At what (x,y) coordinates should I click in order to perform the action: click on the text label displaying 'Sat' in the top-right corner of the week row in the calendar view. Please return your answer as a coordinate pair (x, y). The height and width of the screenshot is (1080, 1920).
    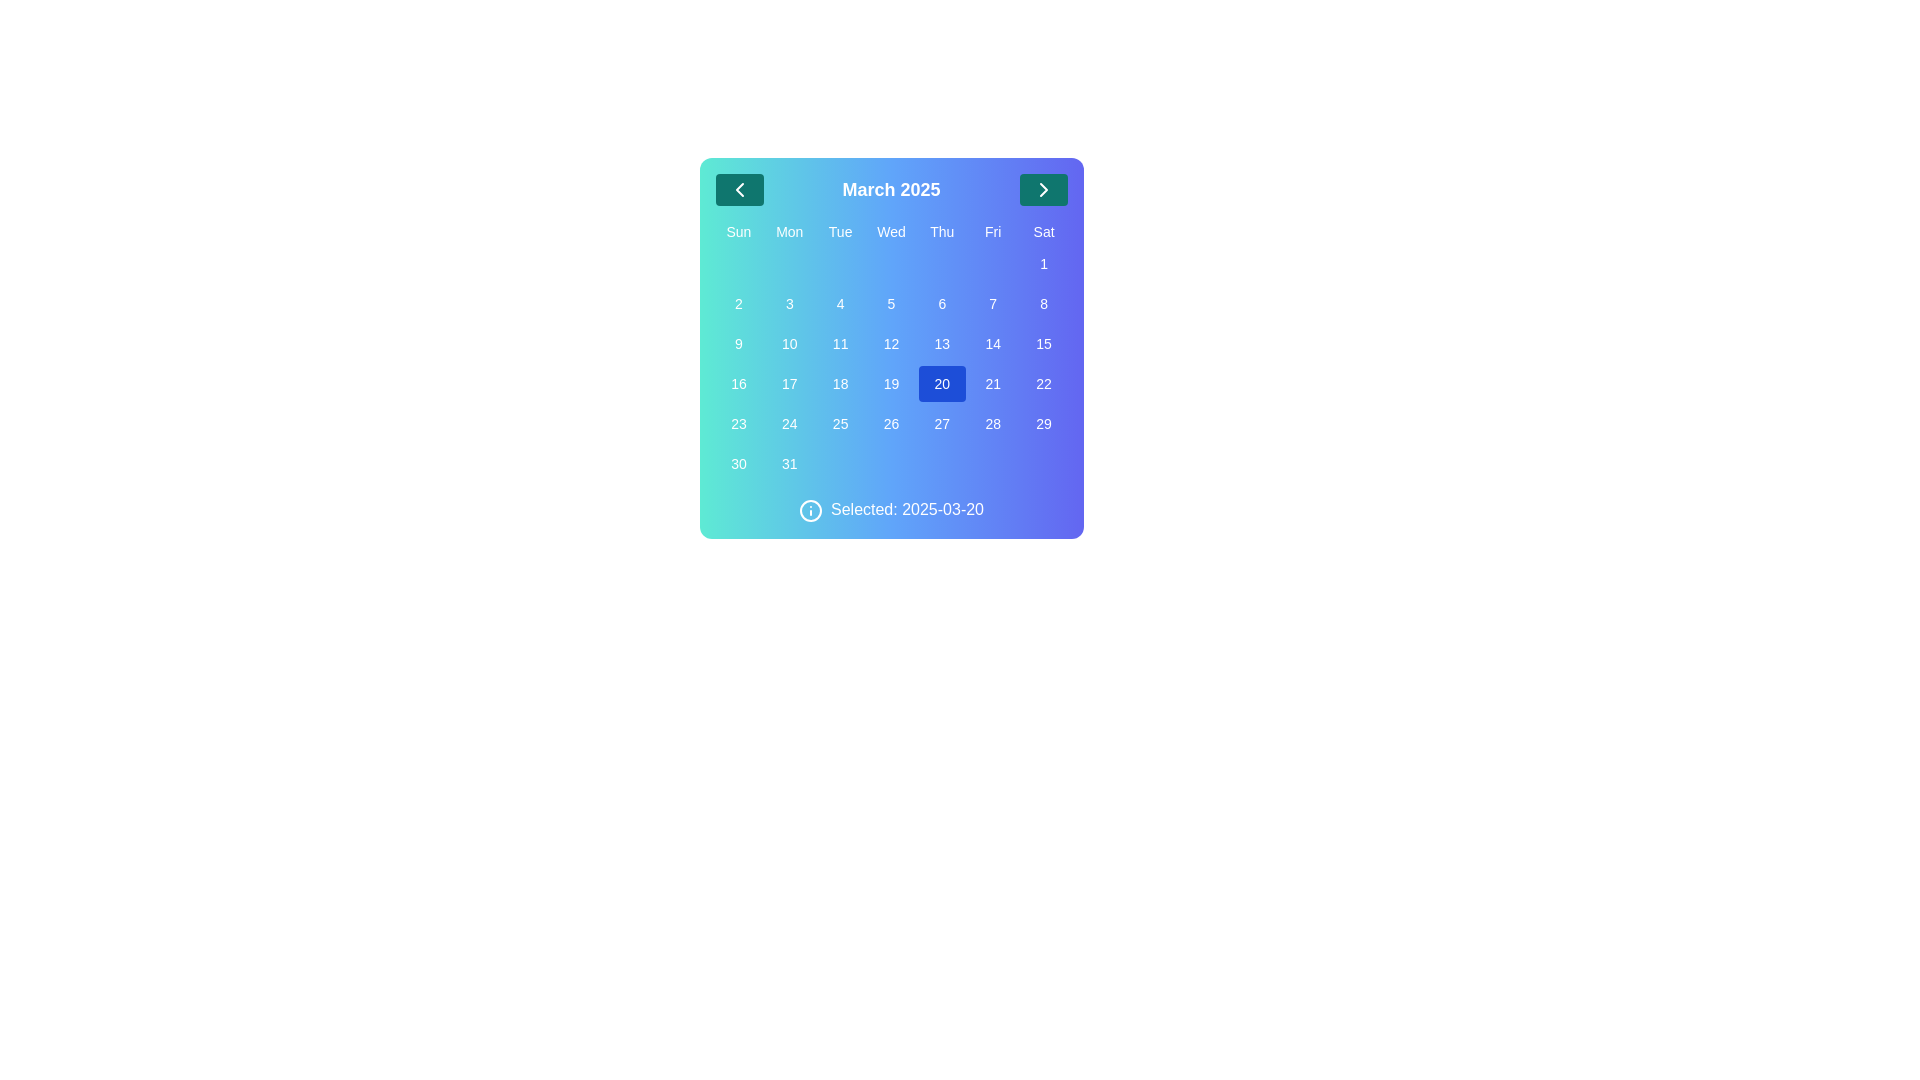
    Looking at the image, I should click on (1043, 230).